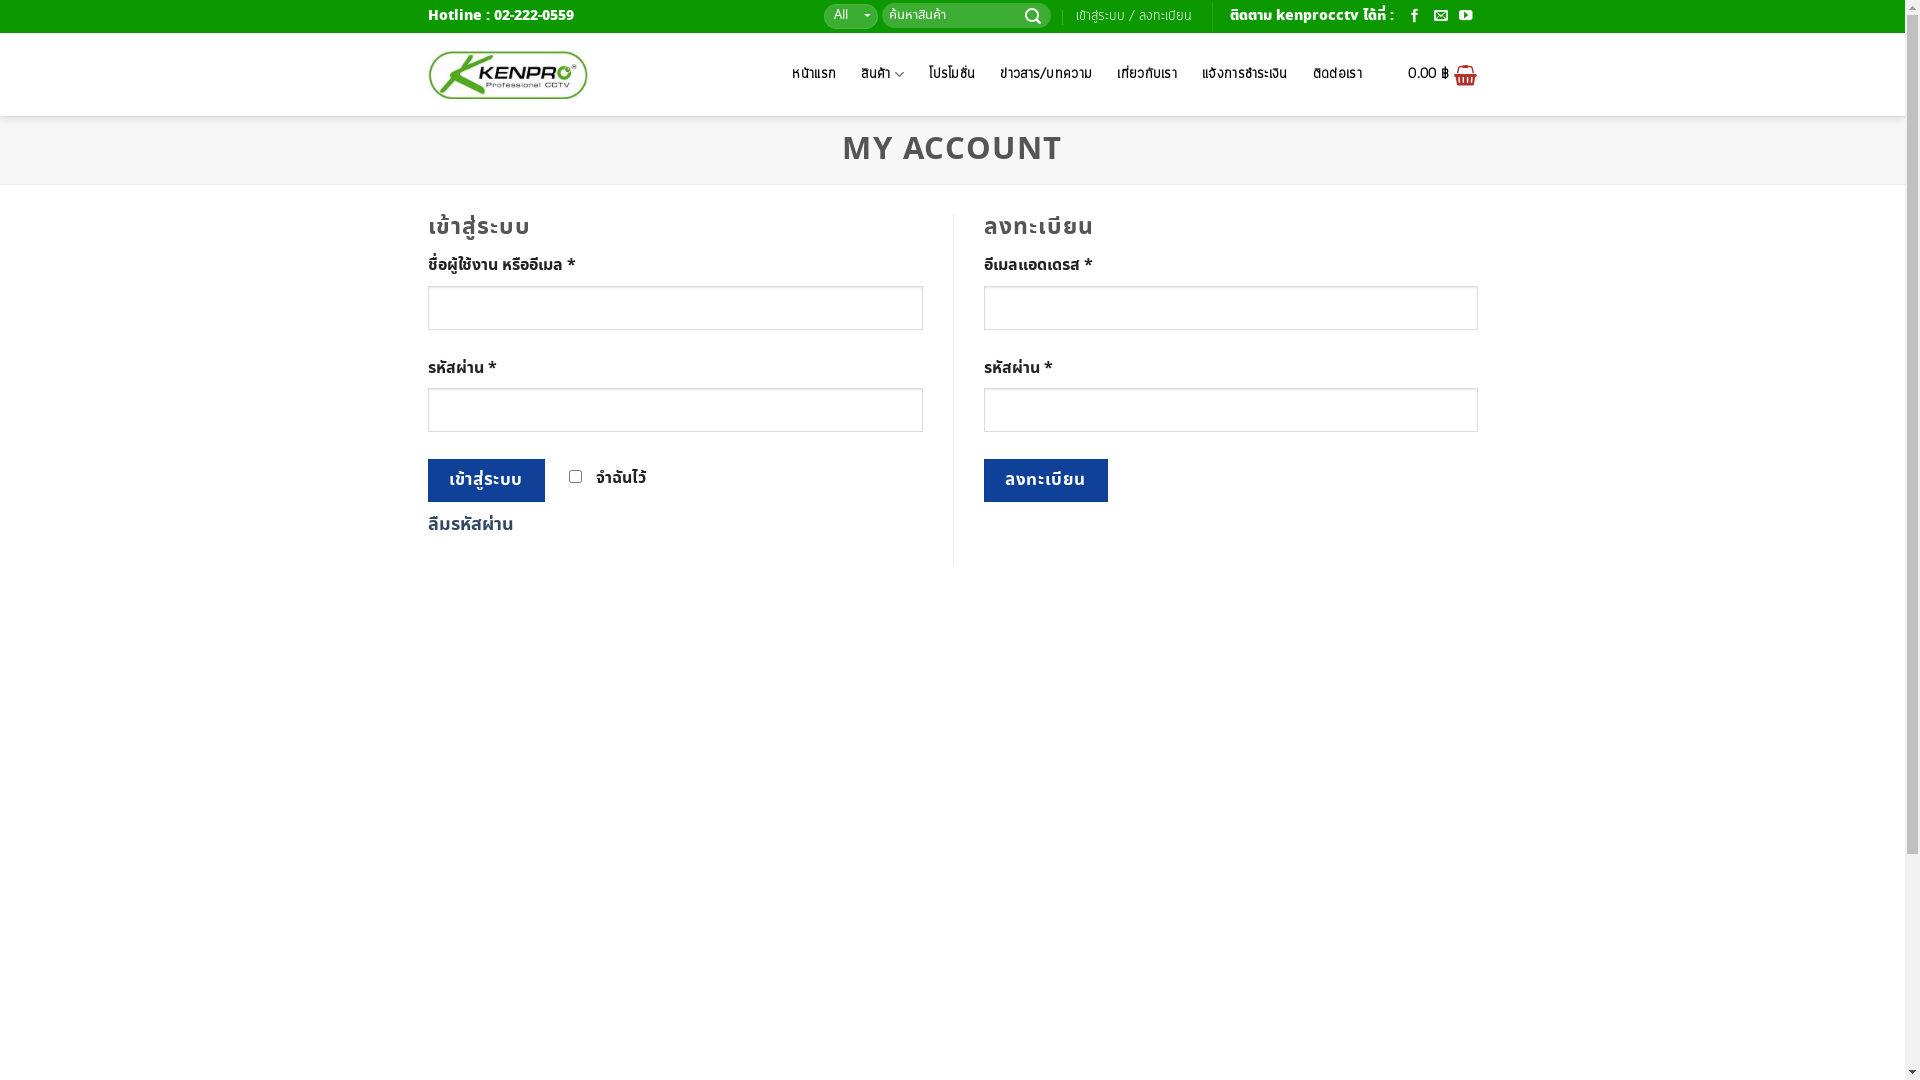 The height and width of the screenshot is (1080, 1920). Describe the element at coordinates (508, 73) in the screenshot. I see `'108CCTVOnline - '` at that location.